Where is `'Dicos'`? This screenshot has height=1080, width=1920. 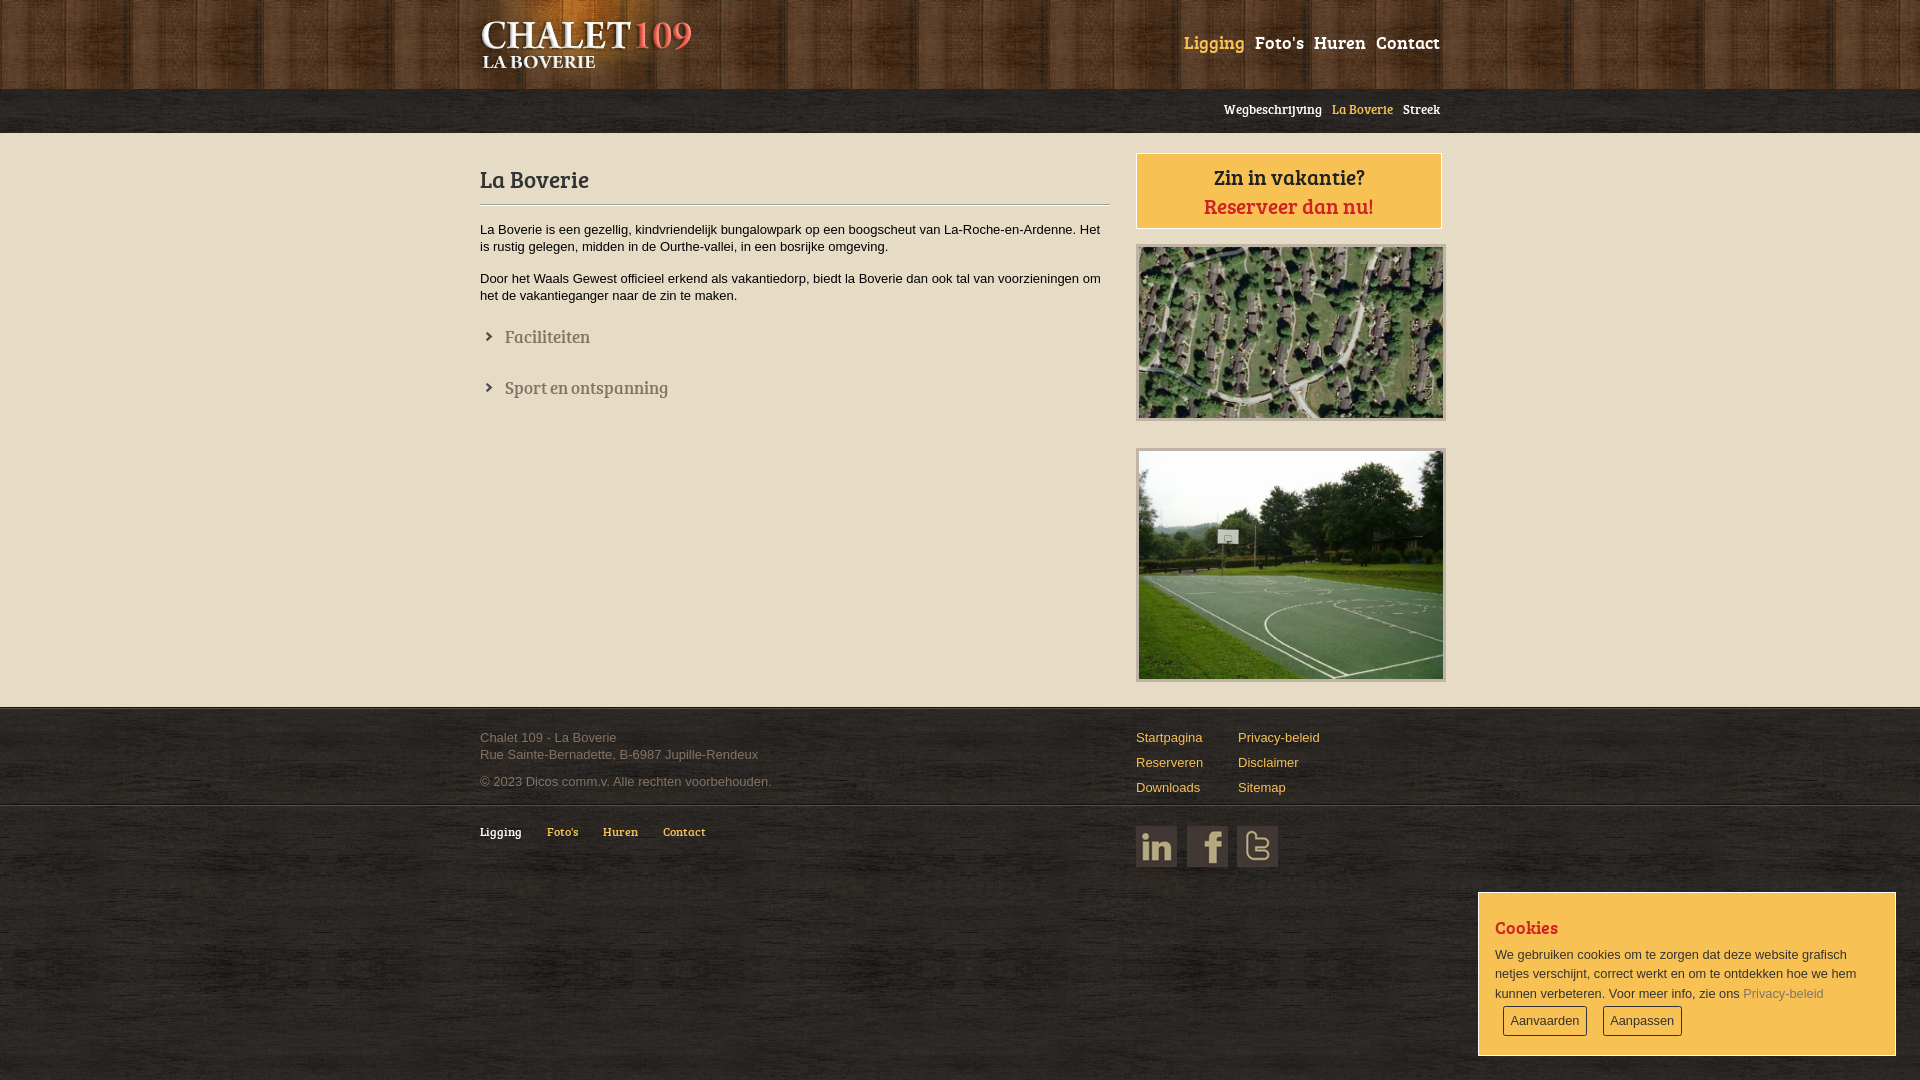 'Dicos' is located at coordinates (542, 780).